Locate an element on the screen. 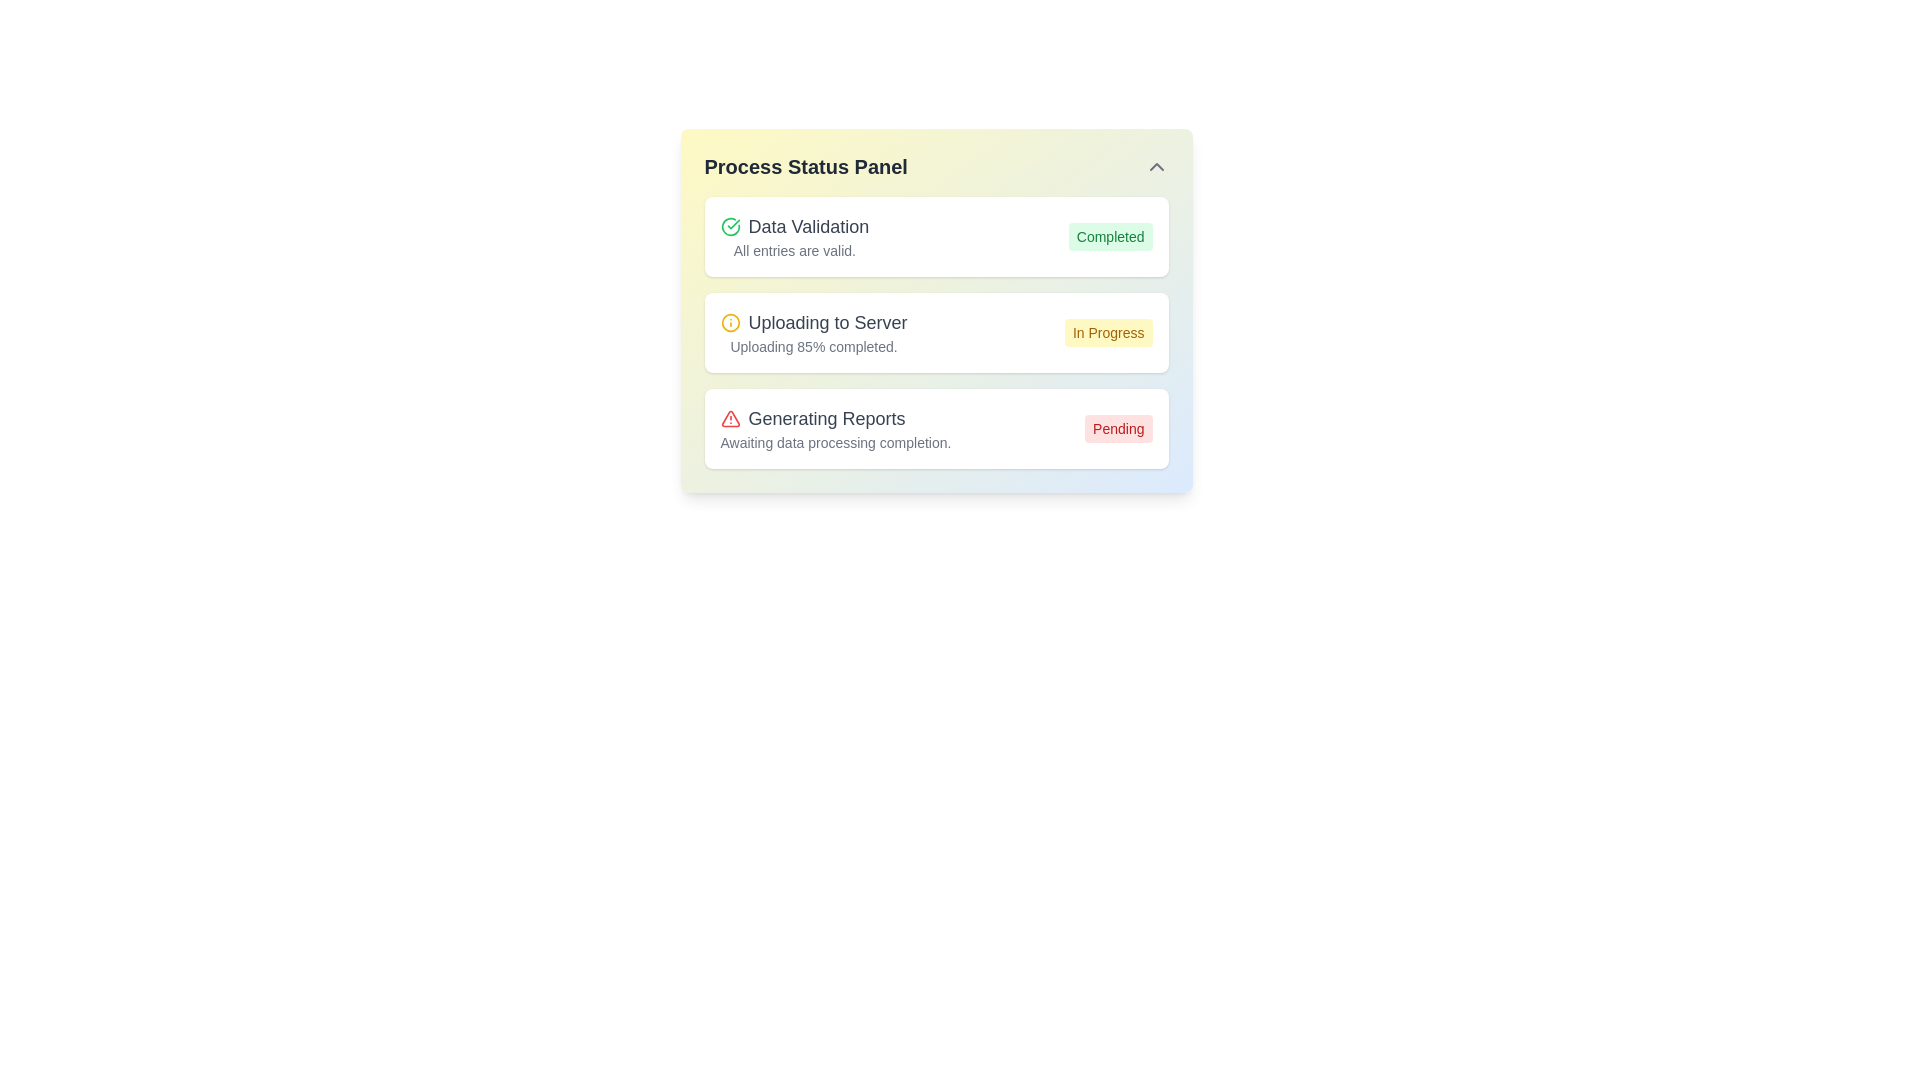  progress message from the second notification card in the 'Process Status Panel', which indicates that the uploading process is 85% complete and currently 'In Progress' is located at coordinates (935, 331).